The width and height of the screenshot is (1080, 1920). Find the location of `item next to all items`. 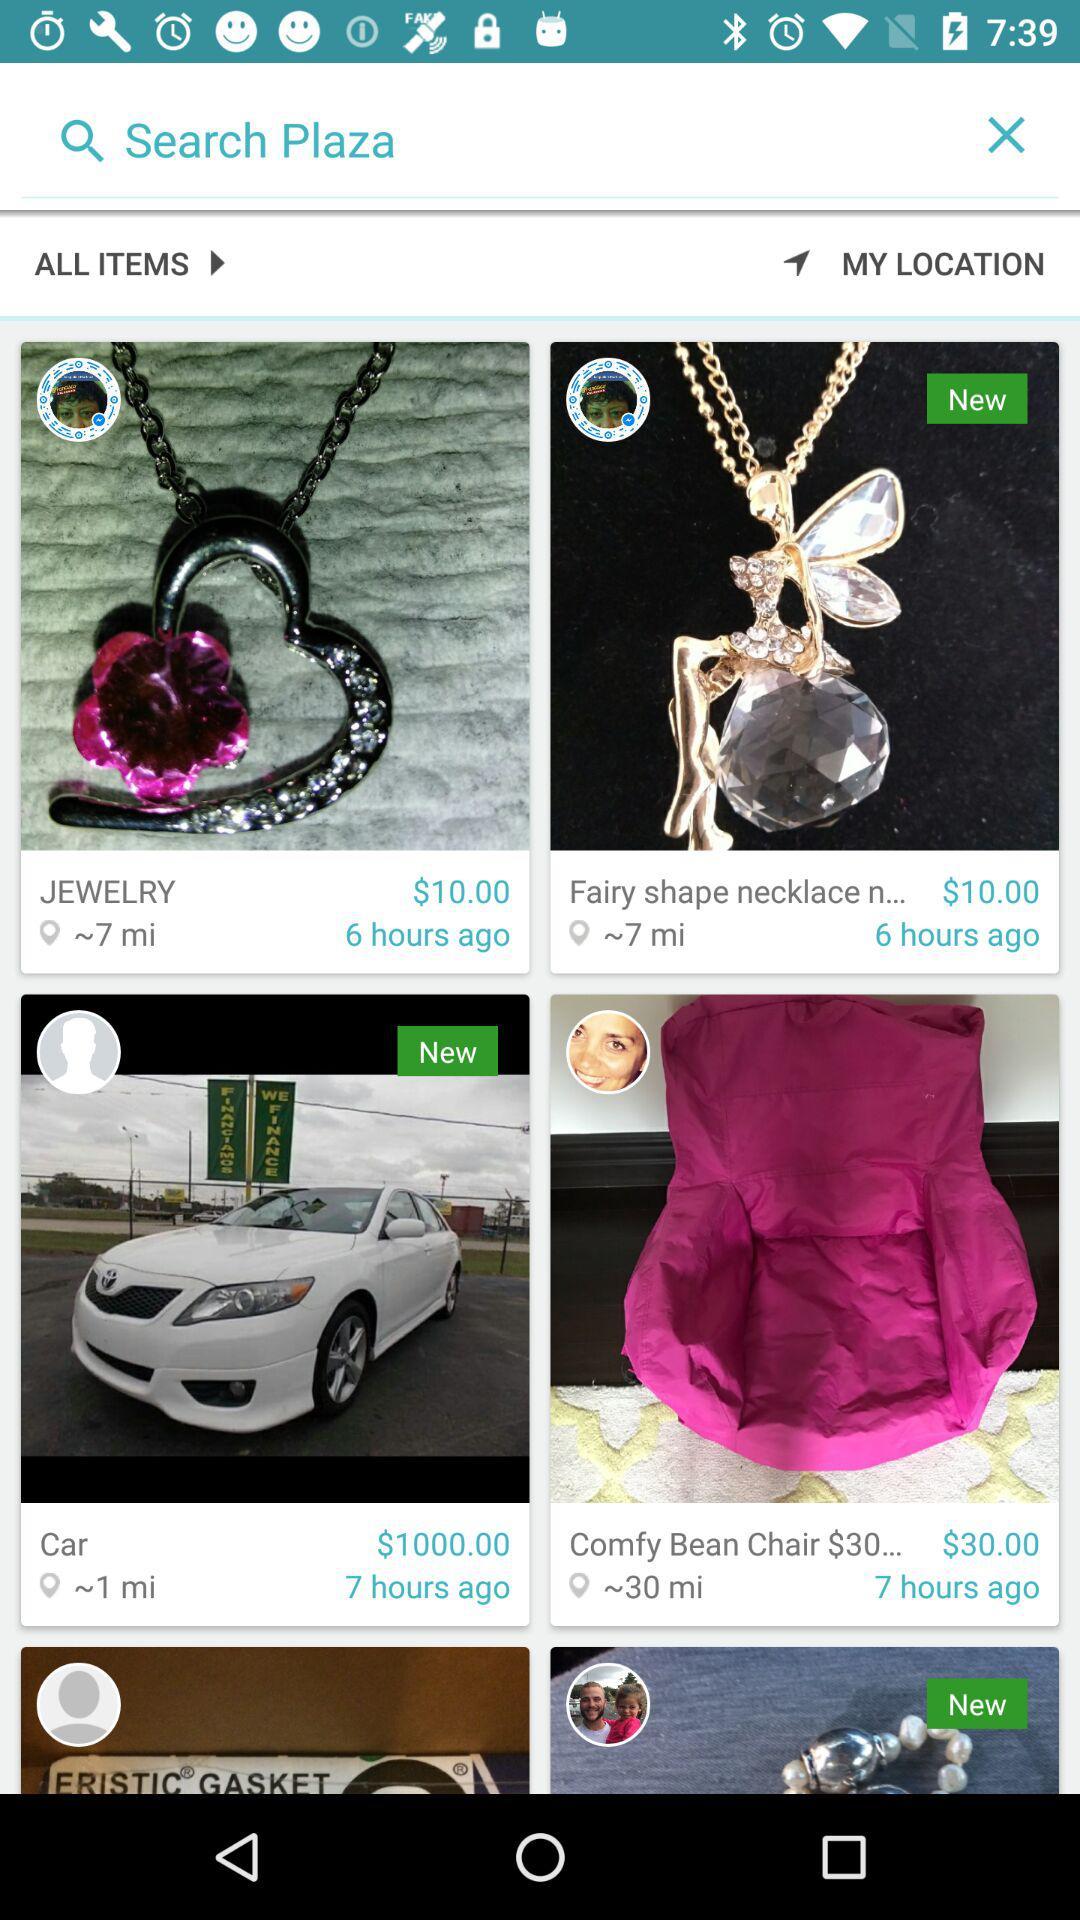

item next to all items is located at coordinates (914, 261).